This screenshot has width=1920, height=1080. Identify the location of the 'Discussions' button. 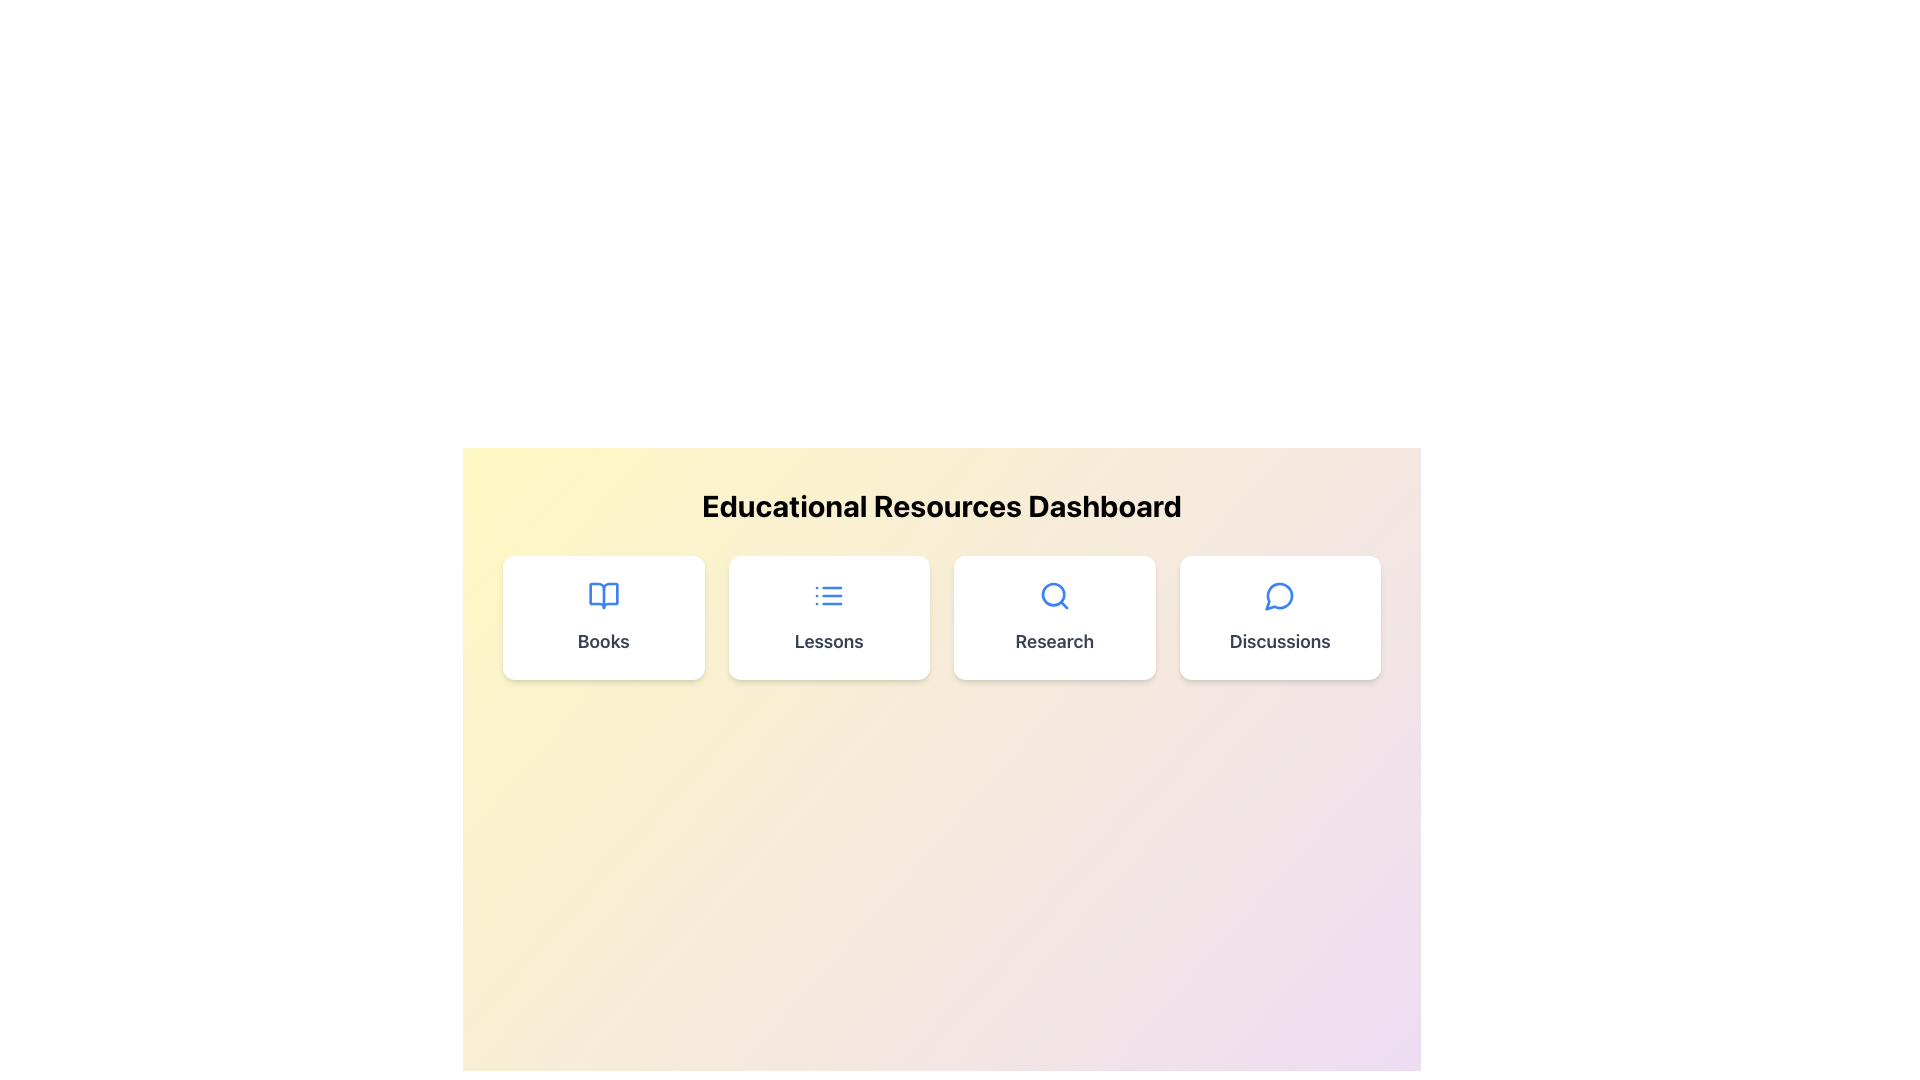
(1280, 616).